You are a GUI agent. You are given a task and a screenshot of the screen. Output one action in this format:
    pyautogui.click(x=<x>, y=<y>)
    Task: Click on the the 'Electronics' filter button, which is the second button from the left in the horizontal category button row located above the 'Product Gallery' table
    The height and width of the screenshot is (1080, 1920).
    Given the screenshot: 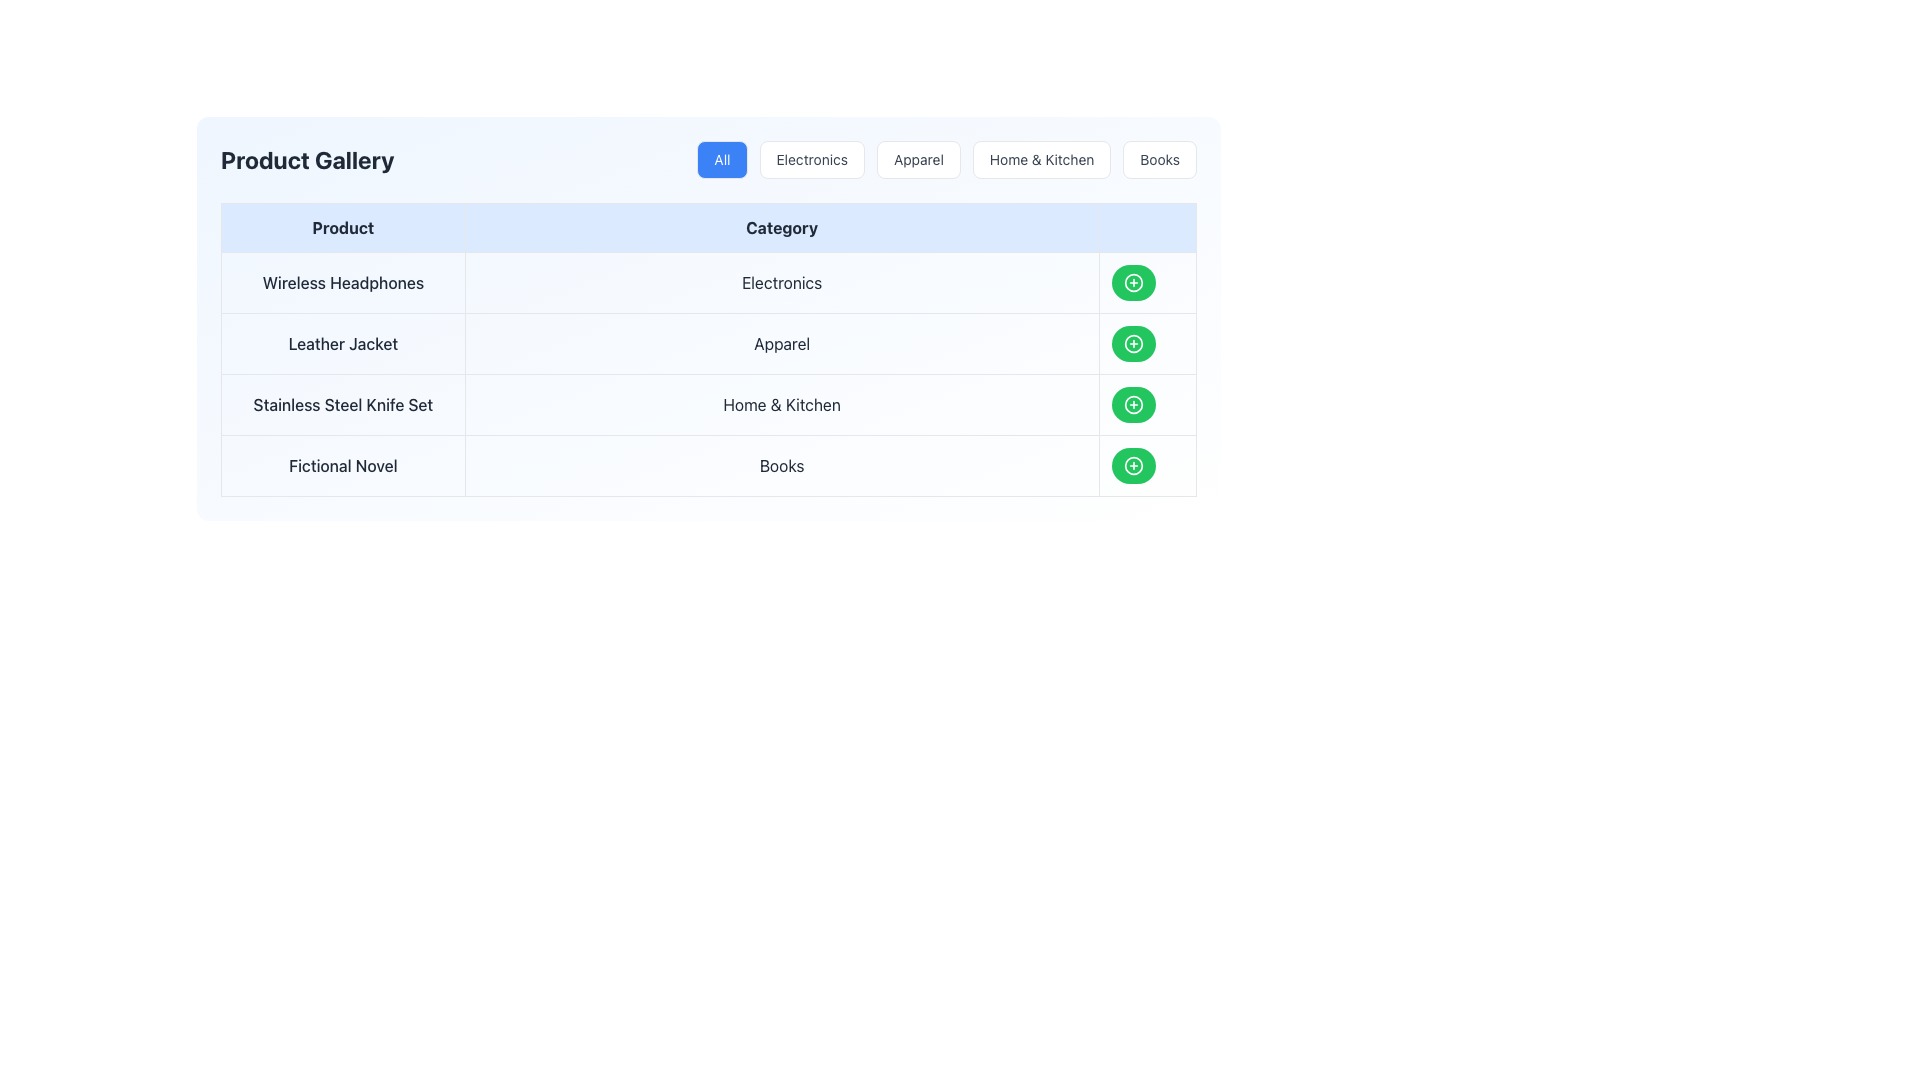 What is the action you would take?
    pyautogui.click(x=812, y=158)
    